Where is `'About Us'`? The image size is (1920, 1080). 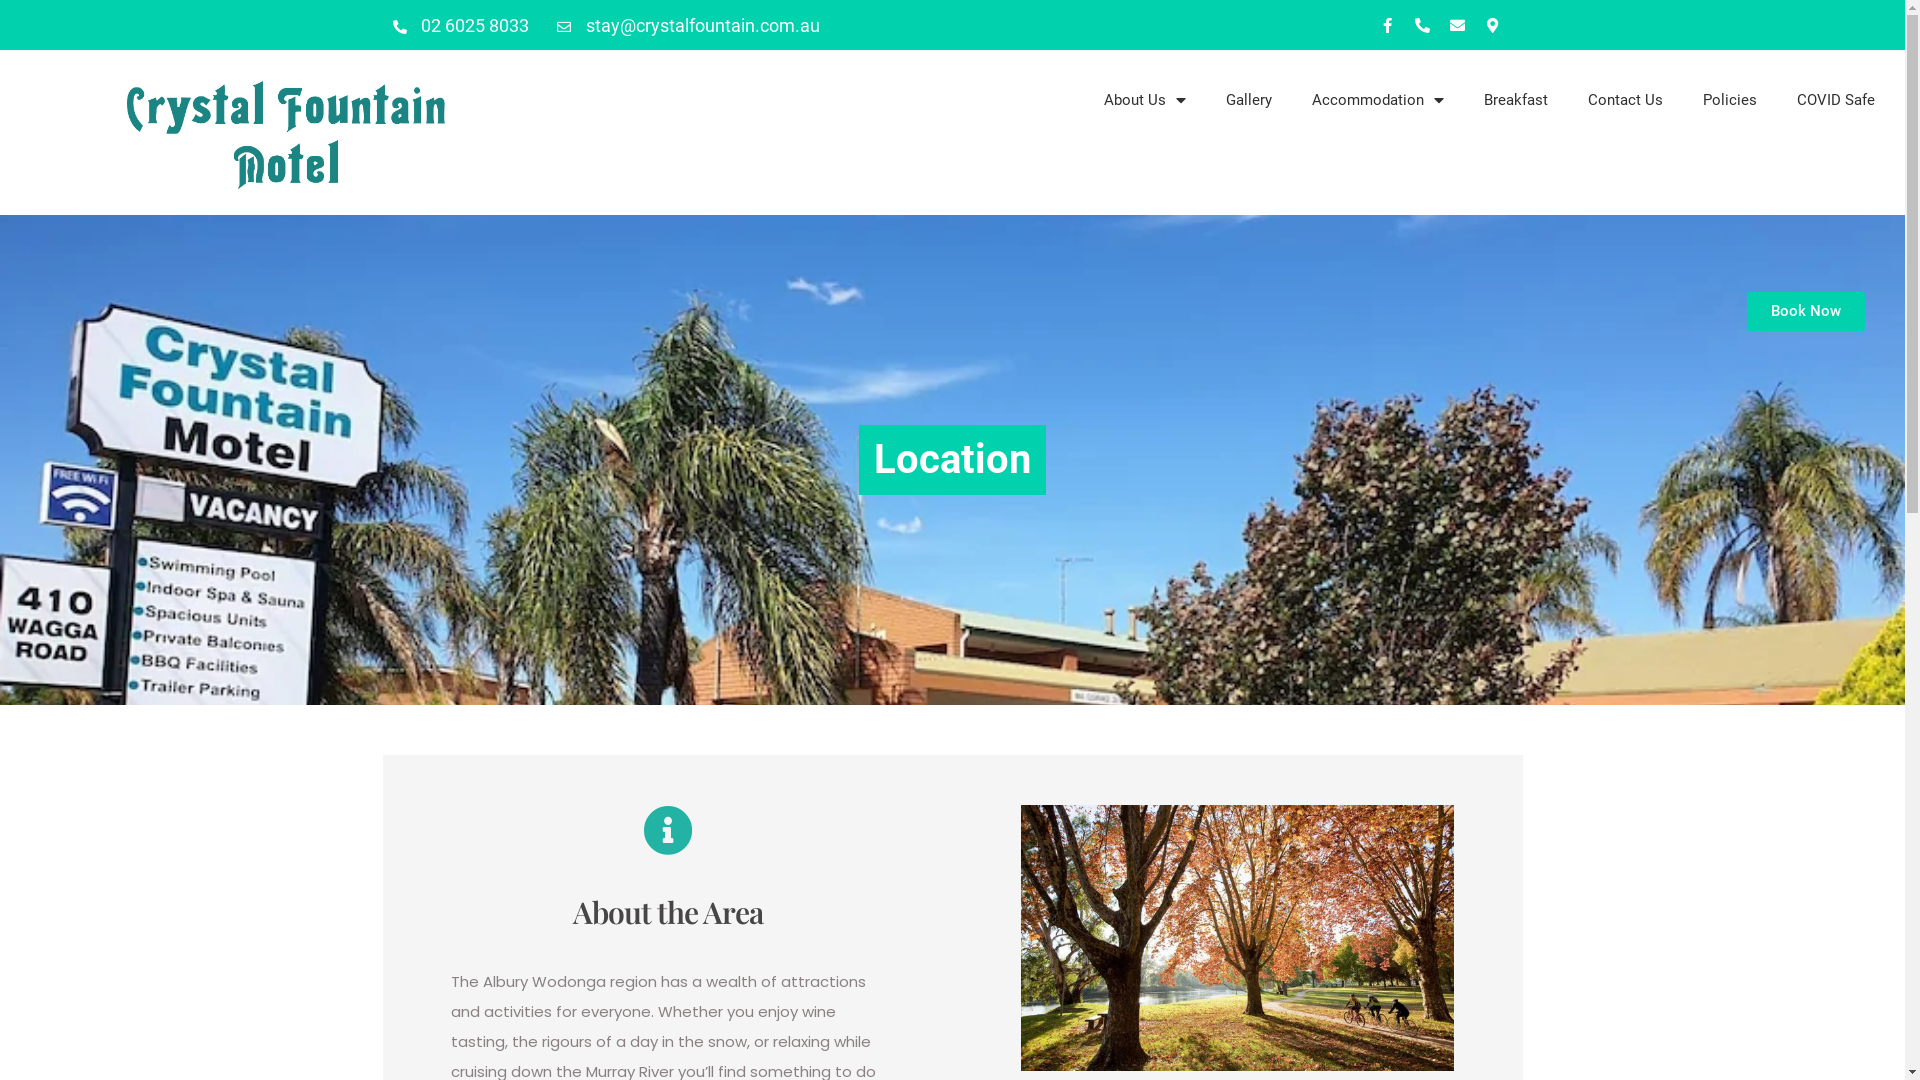 'About Us' is located at coordinates (1145, 100).